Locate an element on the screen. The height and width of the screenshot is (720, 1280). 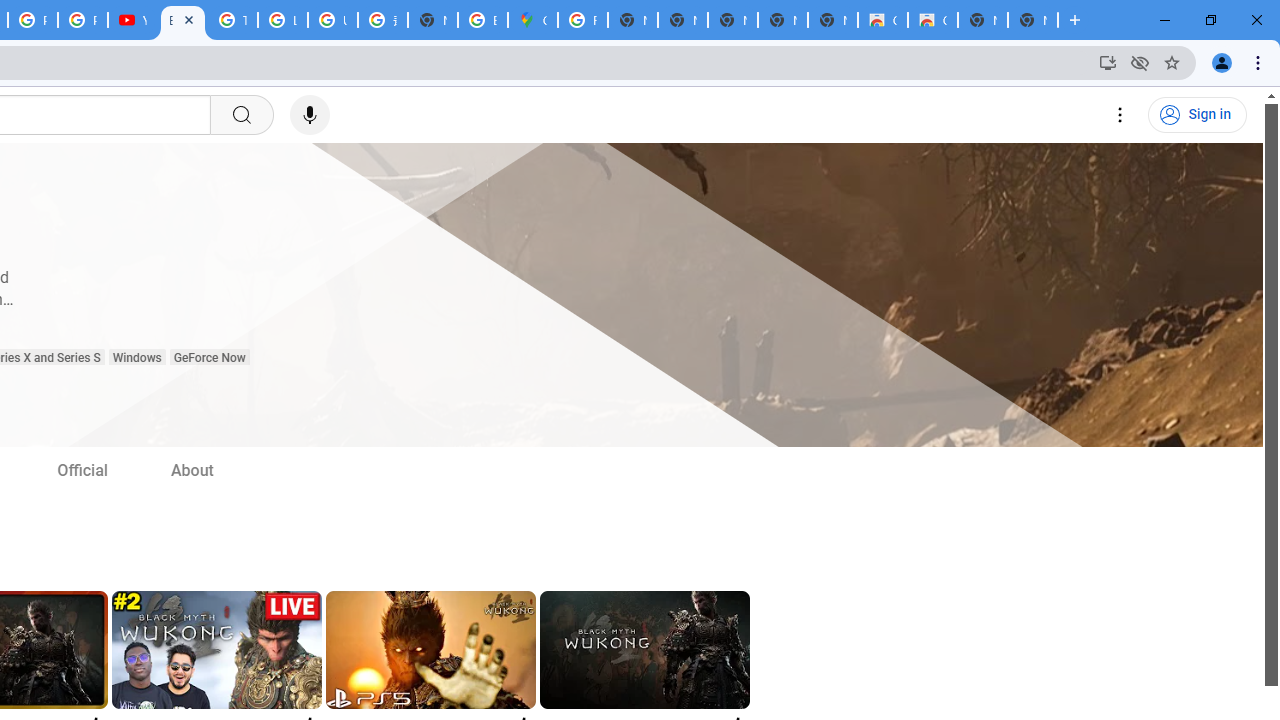
'Google Maps' is located at coordinates (533, 20).